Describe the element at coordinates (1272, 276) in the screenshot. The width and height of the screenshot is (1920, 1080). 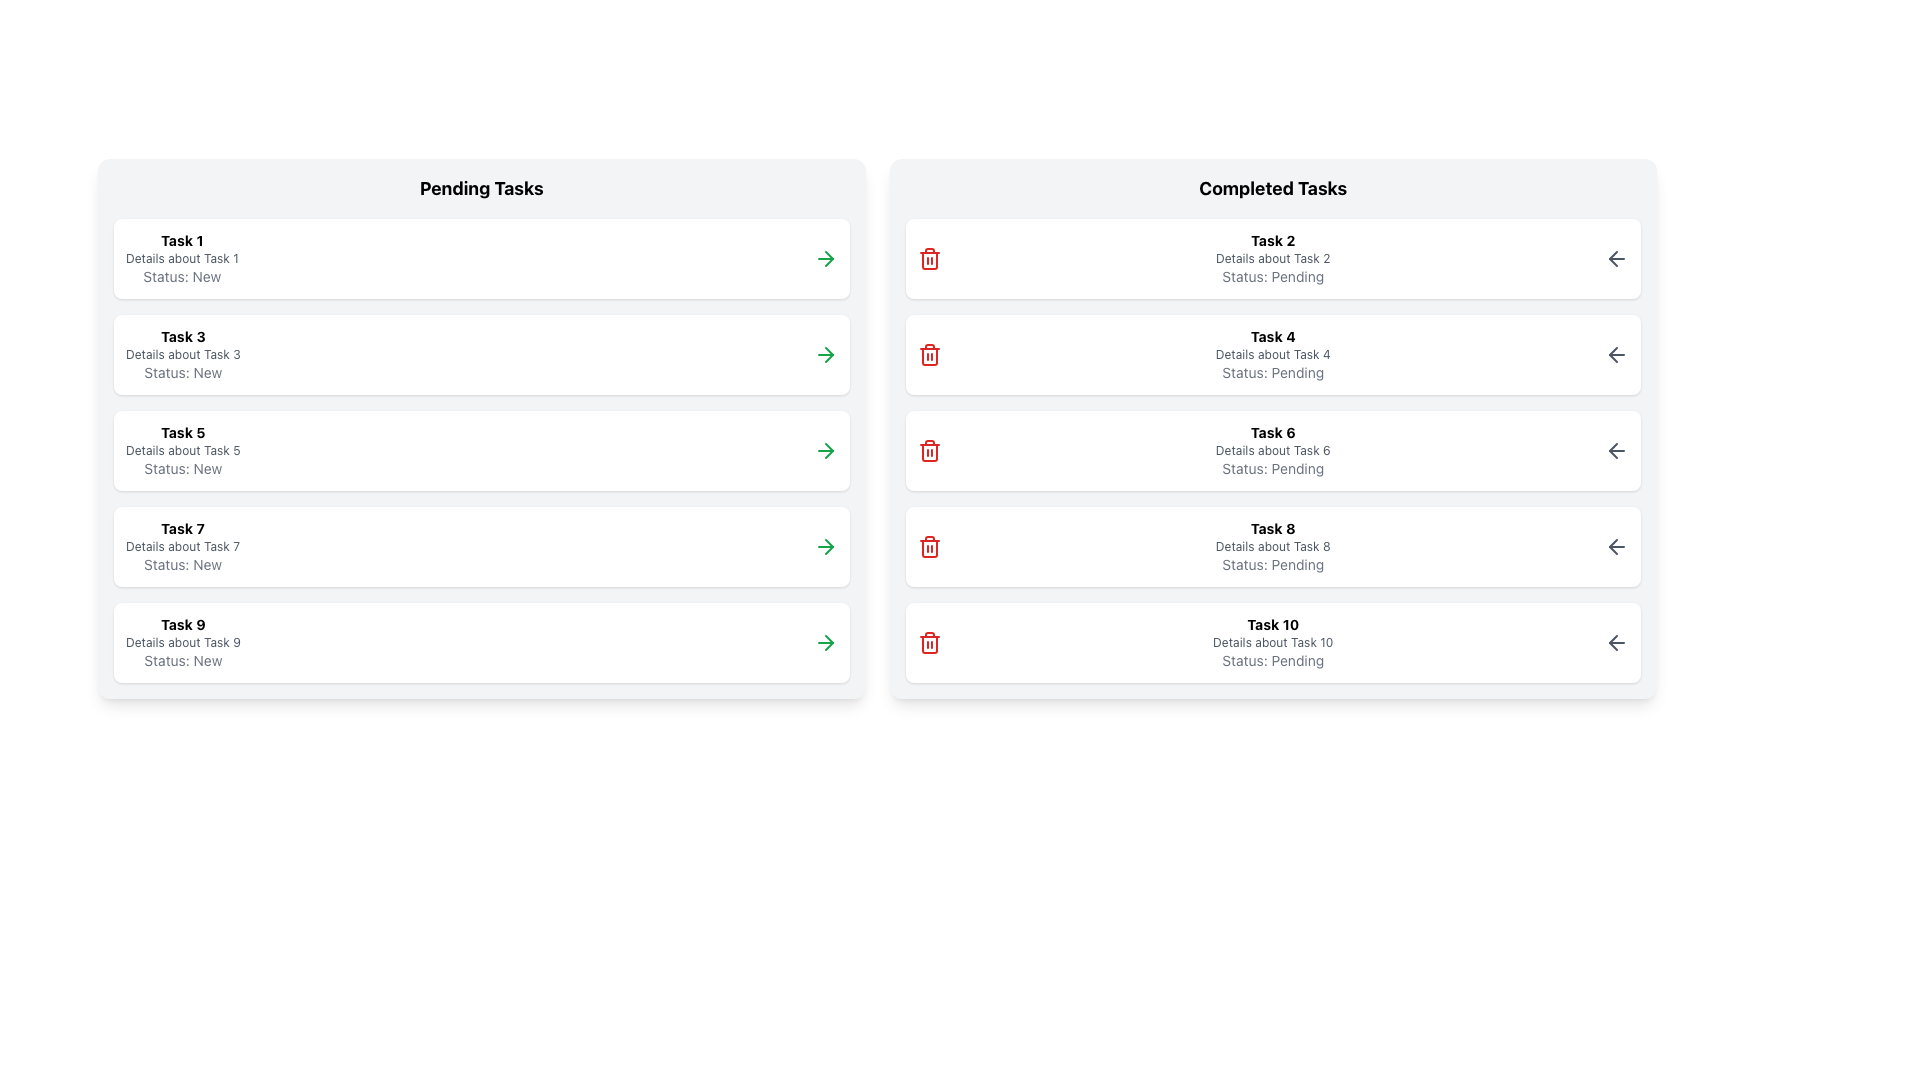
I see `the informational Text label indicating the status of 'Task 2' as 'Pending', which is located in the 'Completed Tasks' section beneath 'Details about Task 2'` at that location.